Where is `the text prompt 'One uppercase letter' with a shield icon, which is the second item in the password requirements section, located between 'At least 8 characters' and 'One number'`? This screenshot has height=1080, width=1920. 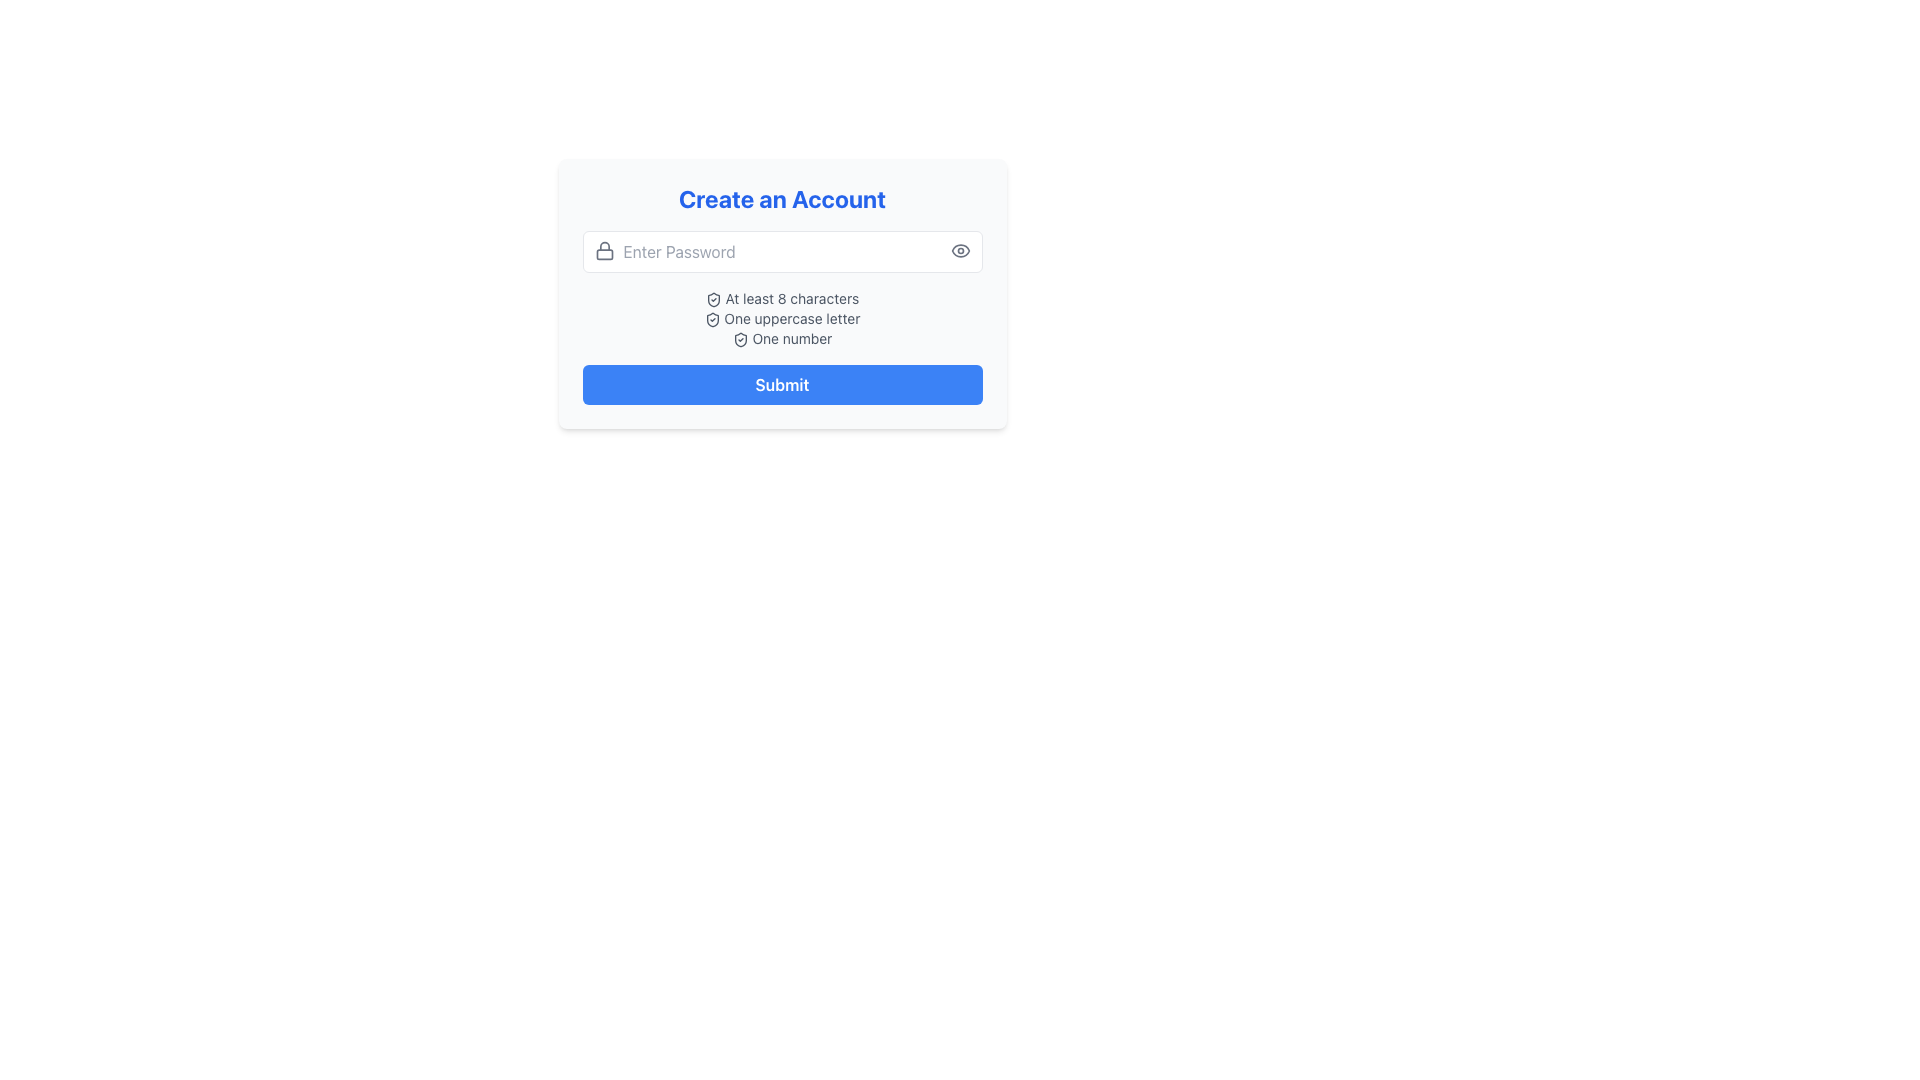
the text prompt 'One uppercase letter' with a shield icon, which is the second item in the password requirements section, located between 'At least 8 characters' and 'One number' is located at coordinates (781, 318).